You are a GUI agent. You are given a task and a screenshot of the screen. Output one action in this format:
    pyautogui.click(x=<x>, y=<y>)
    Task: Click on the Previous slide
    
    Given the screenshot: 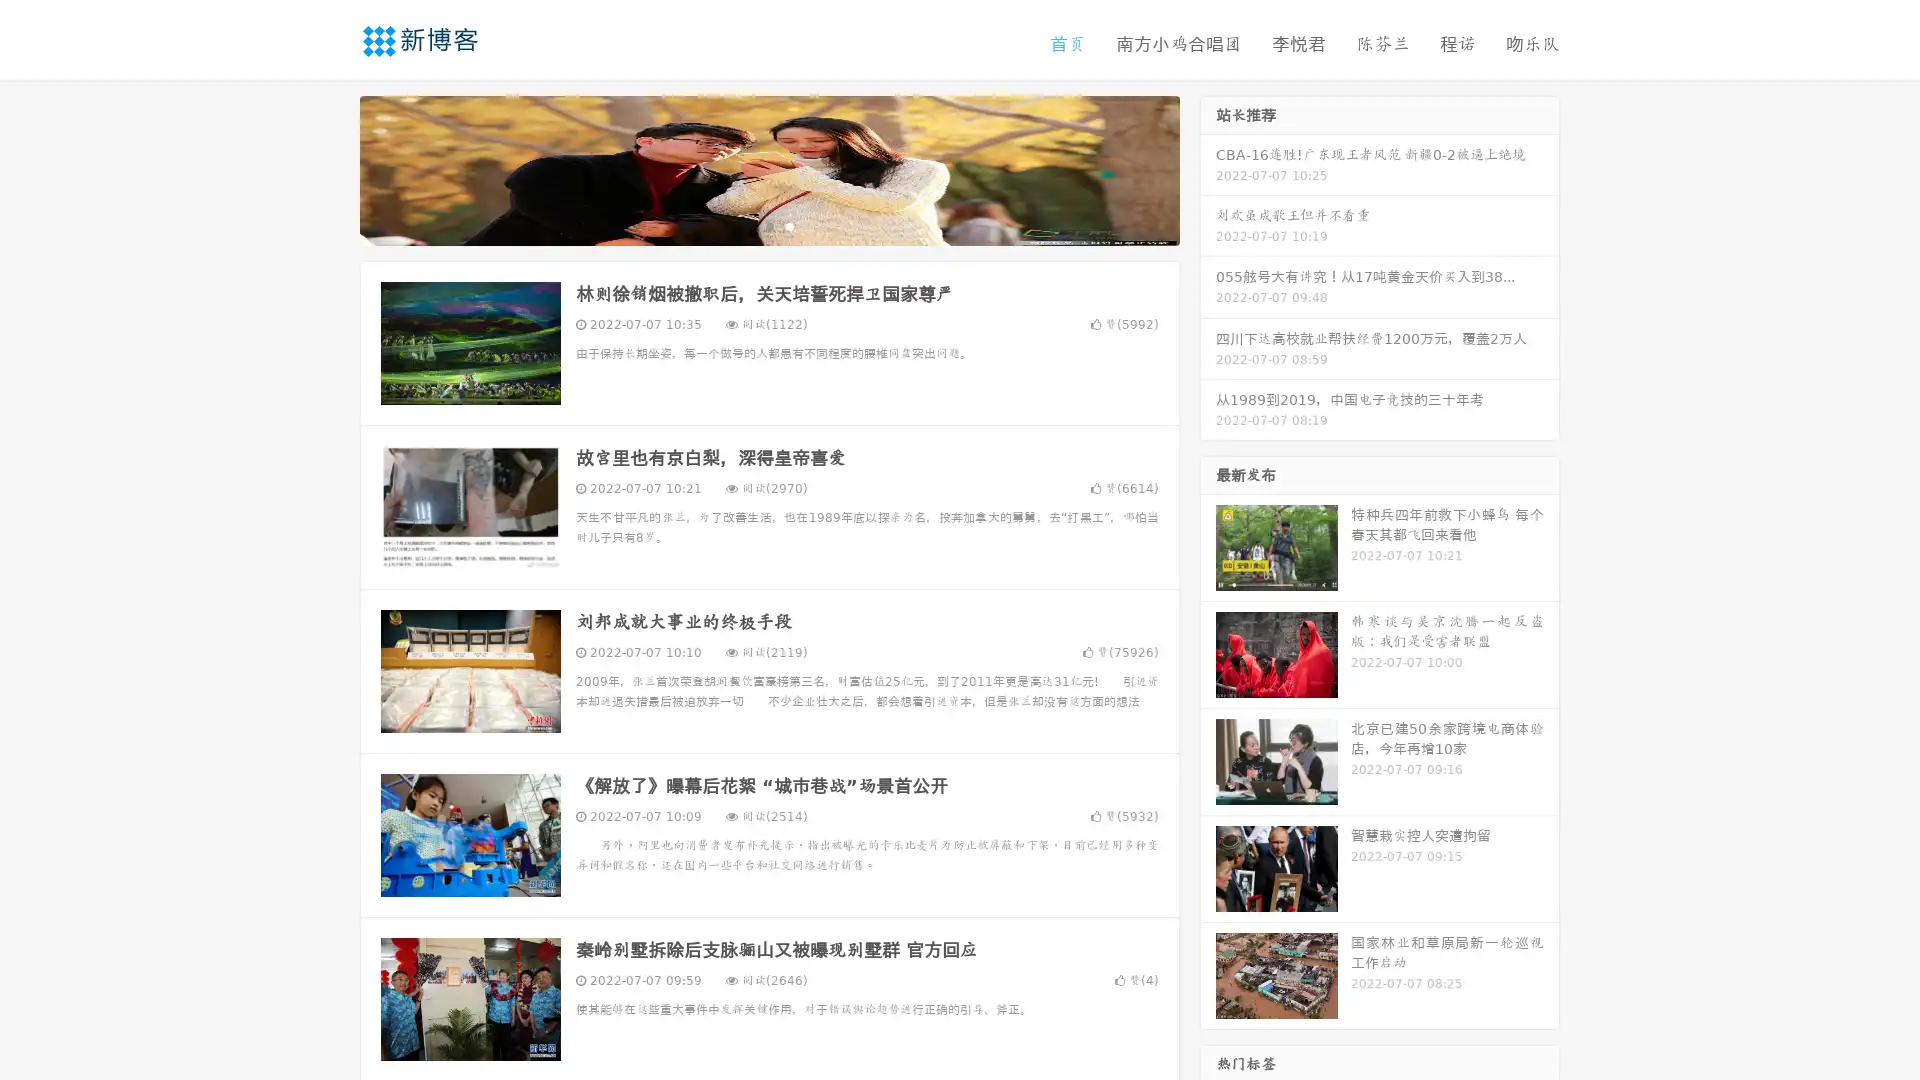 What is the action you would take?
    pyautogui.click(x=330, y=168)
    